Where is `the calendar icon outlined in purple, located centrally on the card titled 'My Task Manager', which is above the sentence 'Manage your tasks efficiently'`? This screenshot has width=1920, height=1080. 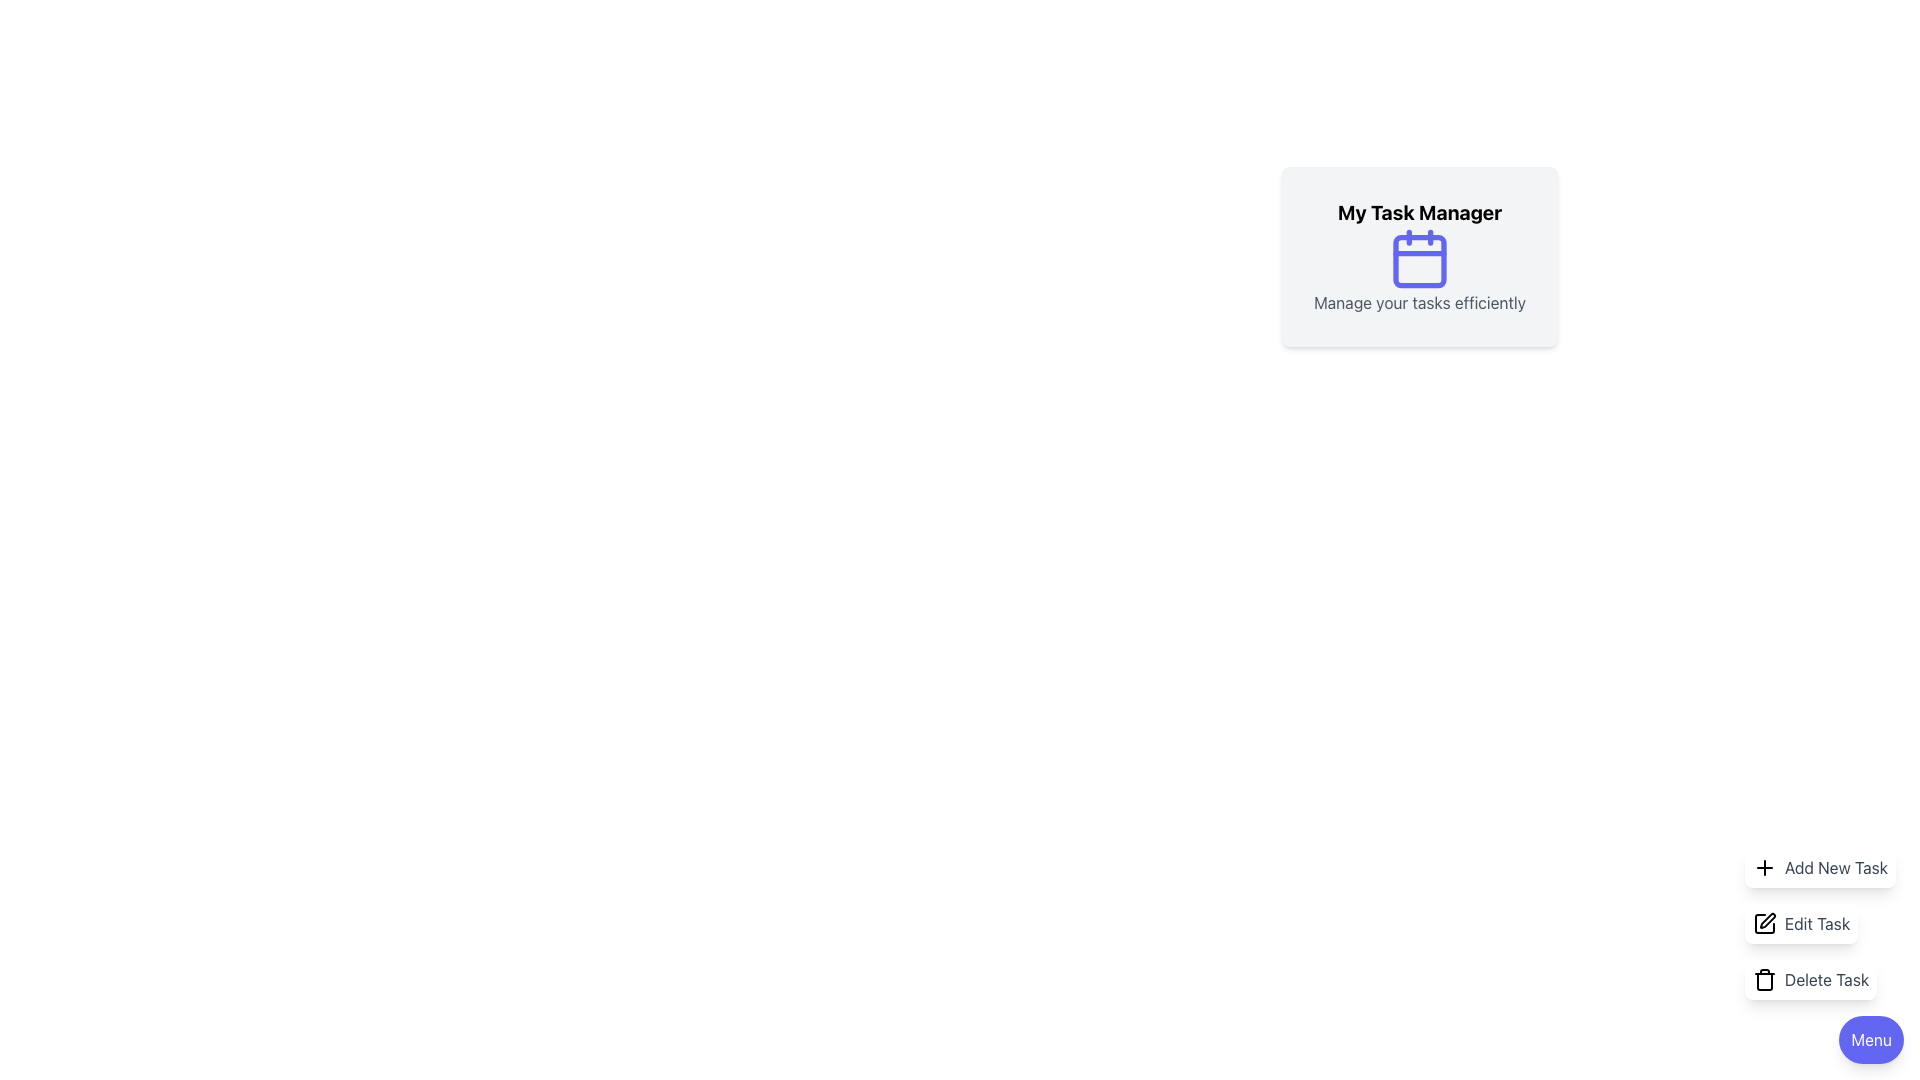
the calendar icon outlined in purple, located centrally on the card titled 'My Task Manager', which is above the sentence 'Manage your tasks efficiently' is located at coordinates (1419, 257).